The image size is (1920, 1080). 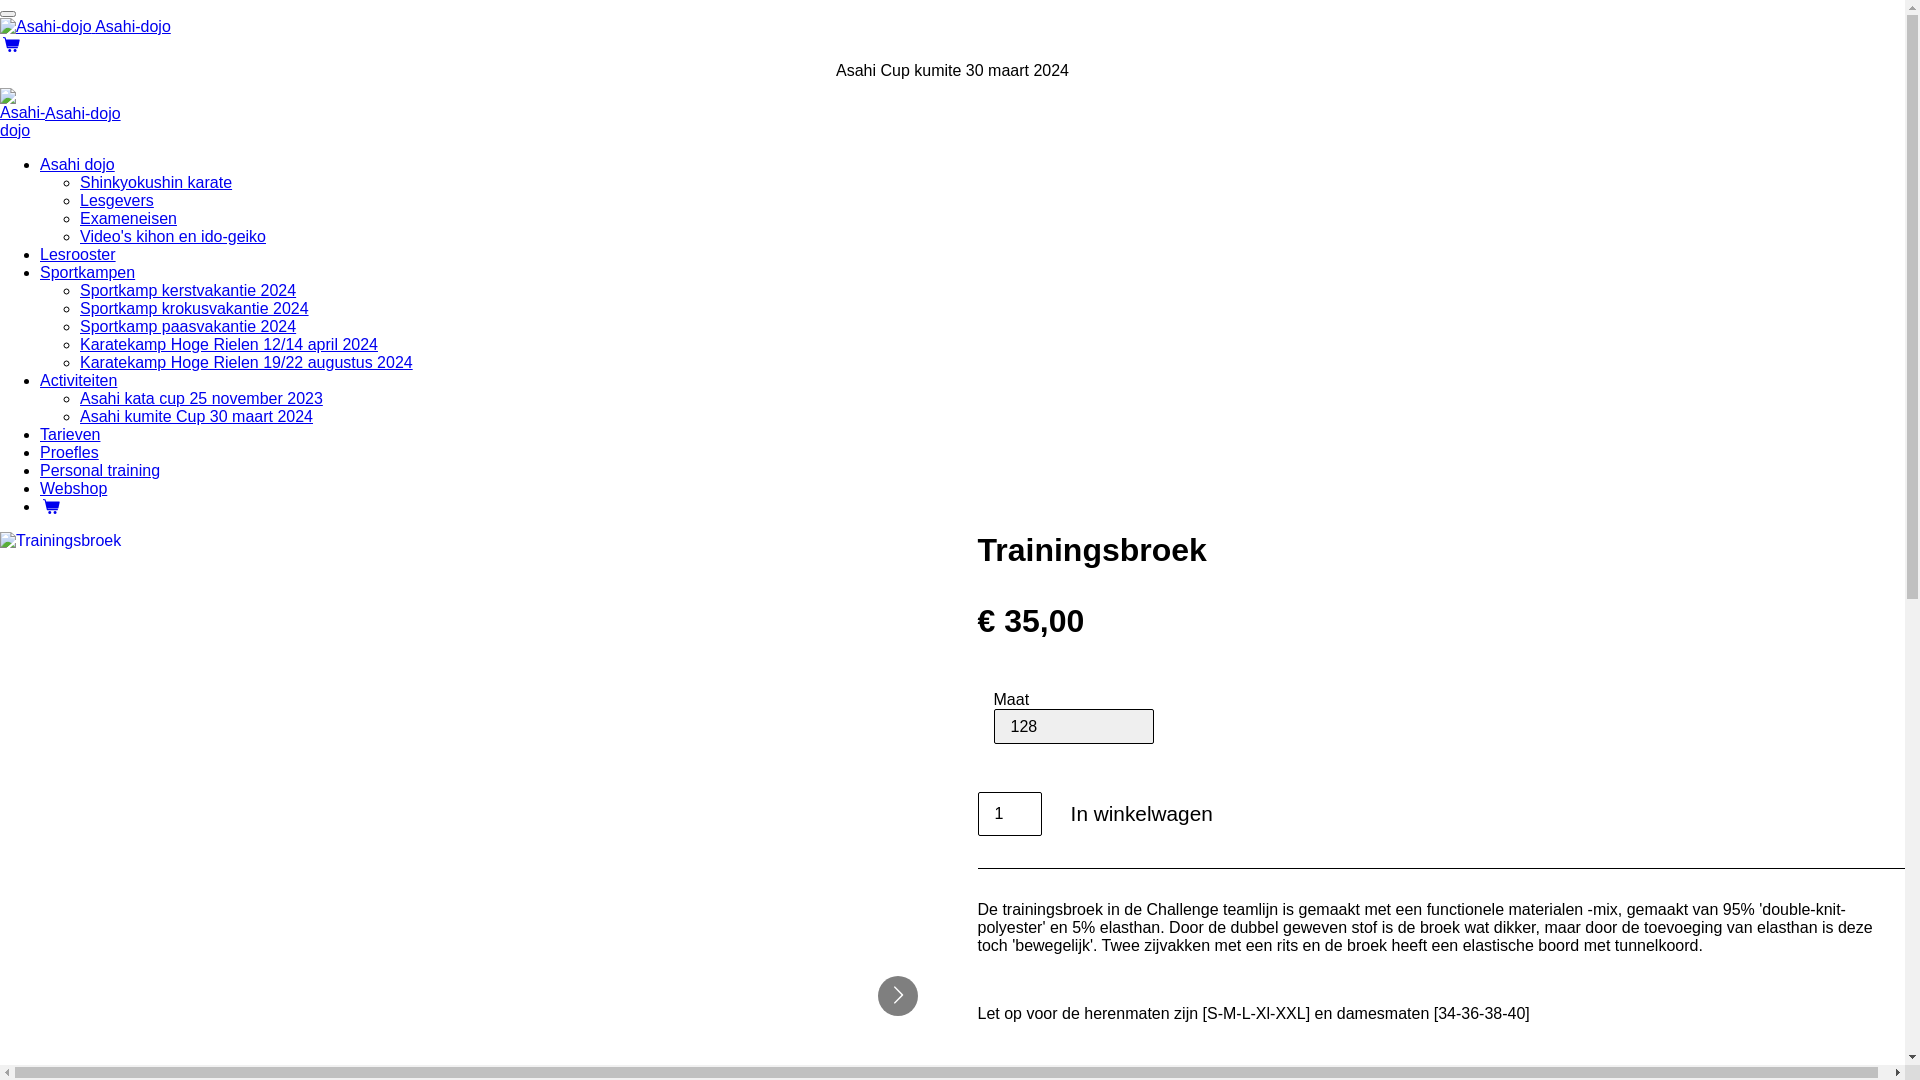 I want to click on 'Video's kihon en ido-geiko', so click(x=80, y=235).